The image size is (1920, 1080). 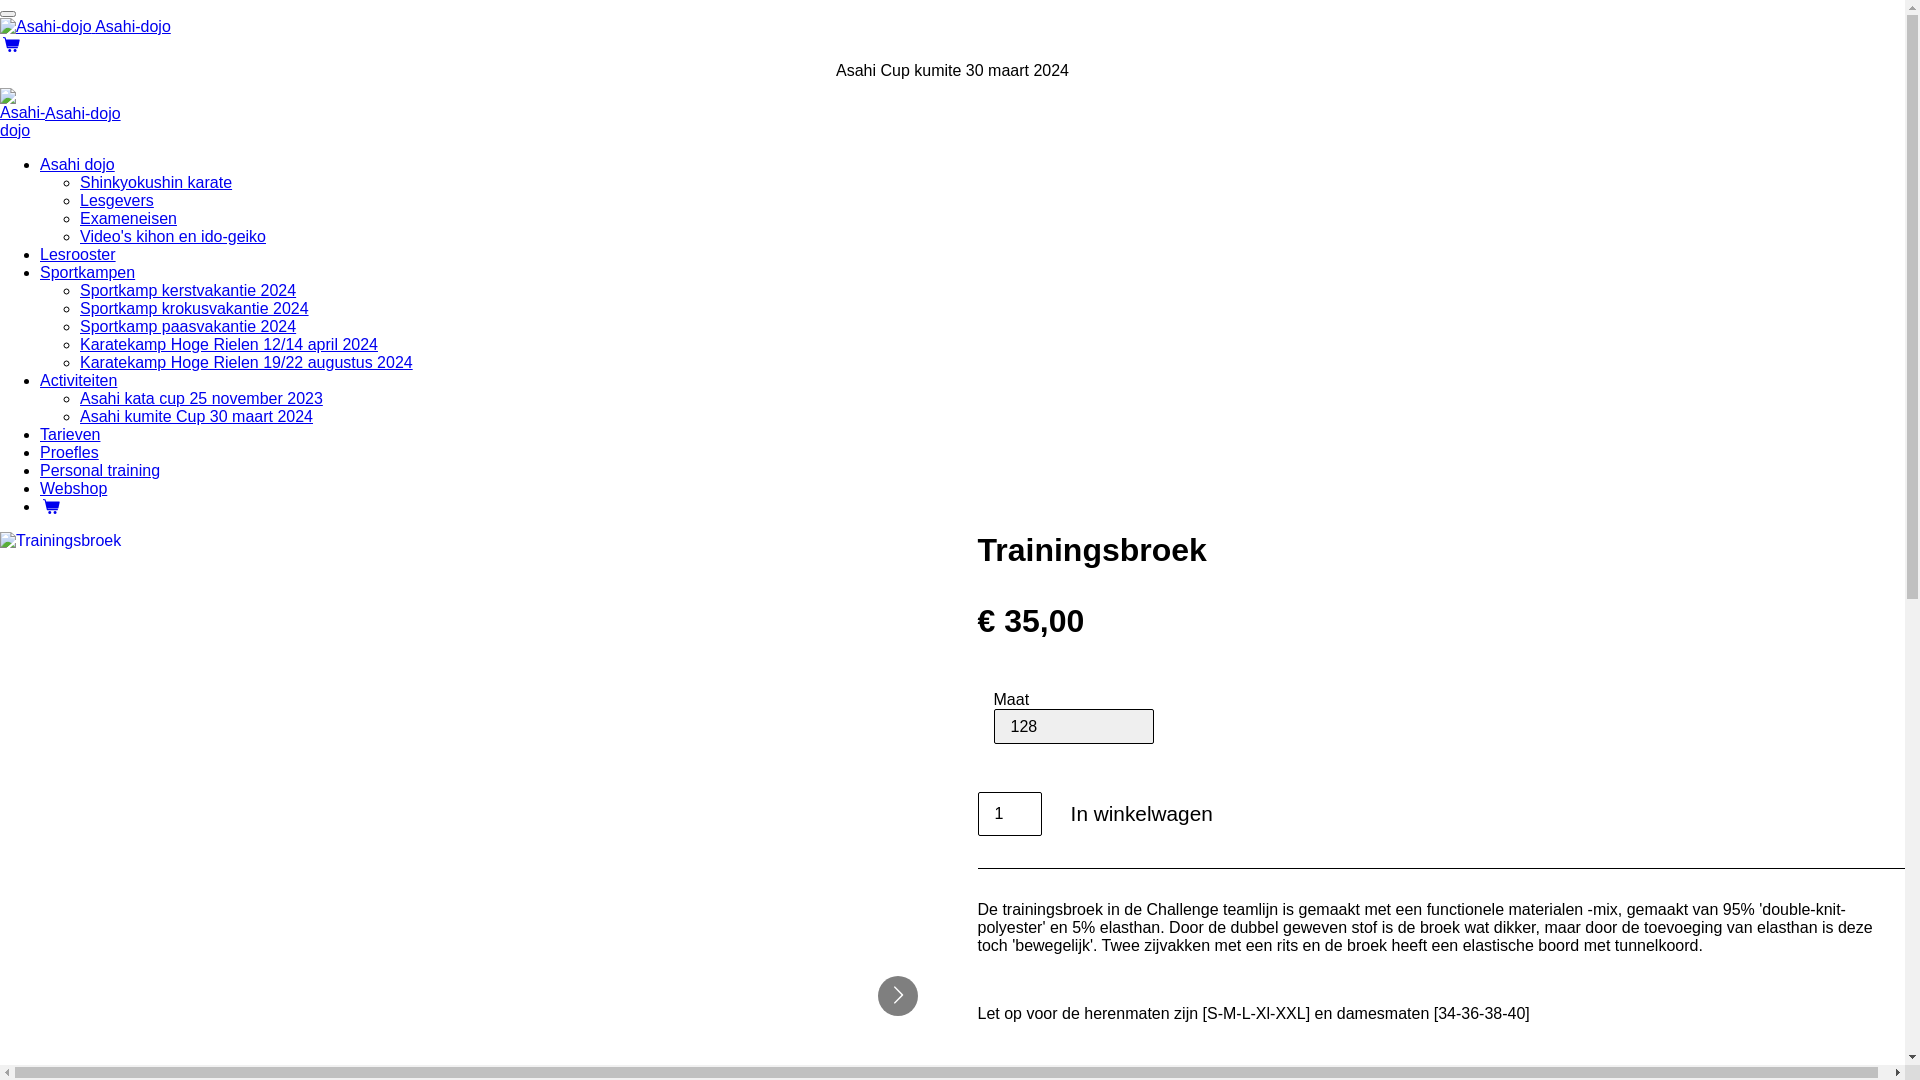 I want to click on 'Video's kihon en ido-geiko', so click(x=80, y=235).